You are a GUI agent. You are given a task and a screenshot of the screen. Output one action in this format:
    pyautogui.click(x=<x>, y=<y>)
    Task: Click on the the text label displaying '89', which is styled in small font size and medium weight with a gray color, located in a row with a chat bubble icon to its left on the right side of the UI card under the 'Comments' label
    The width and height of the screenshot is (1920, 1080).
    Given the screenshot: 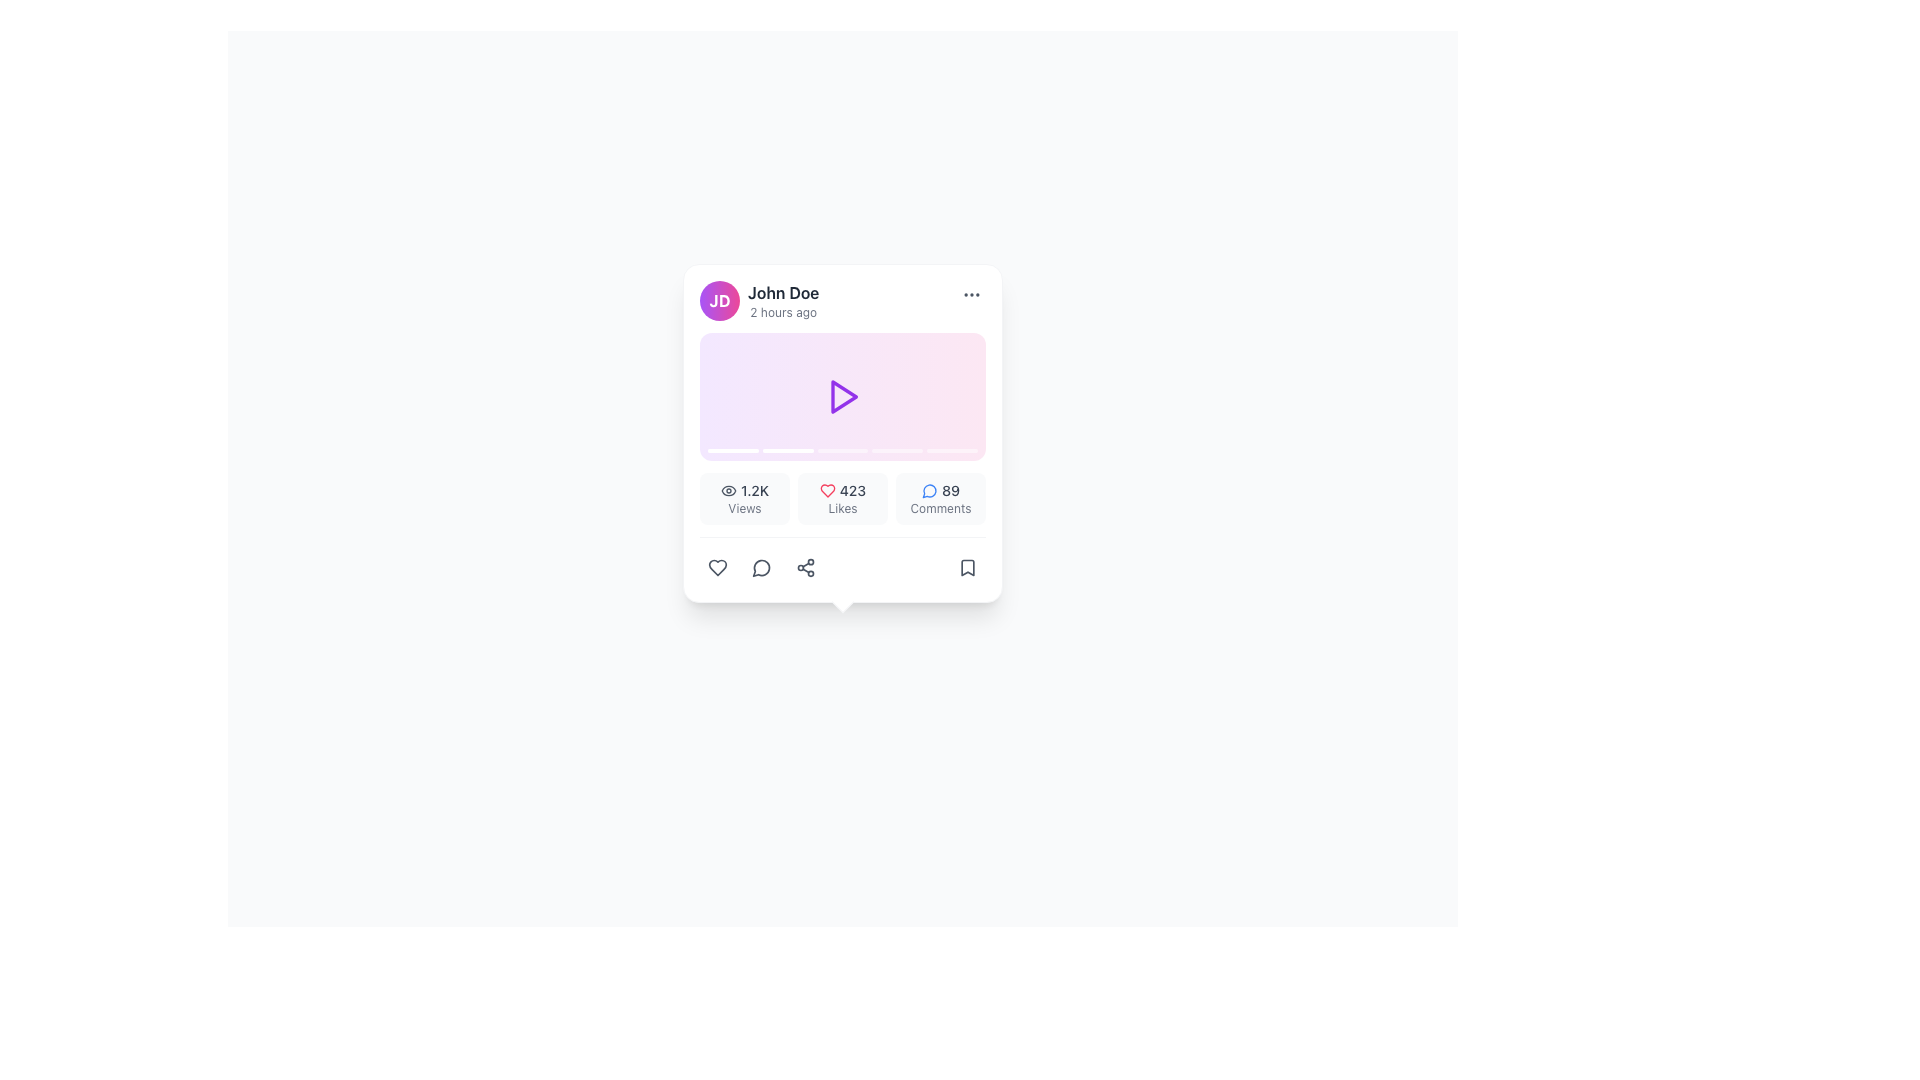 What is the action you would take?
    pyautogui.click(x=949, y=490)
    